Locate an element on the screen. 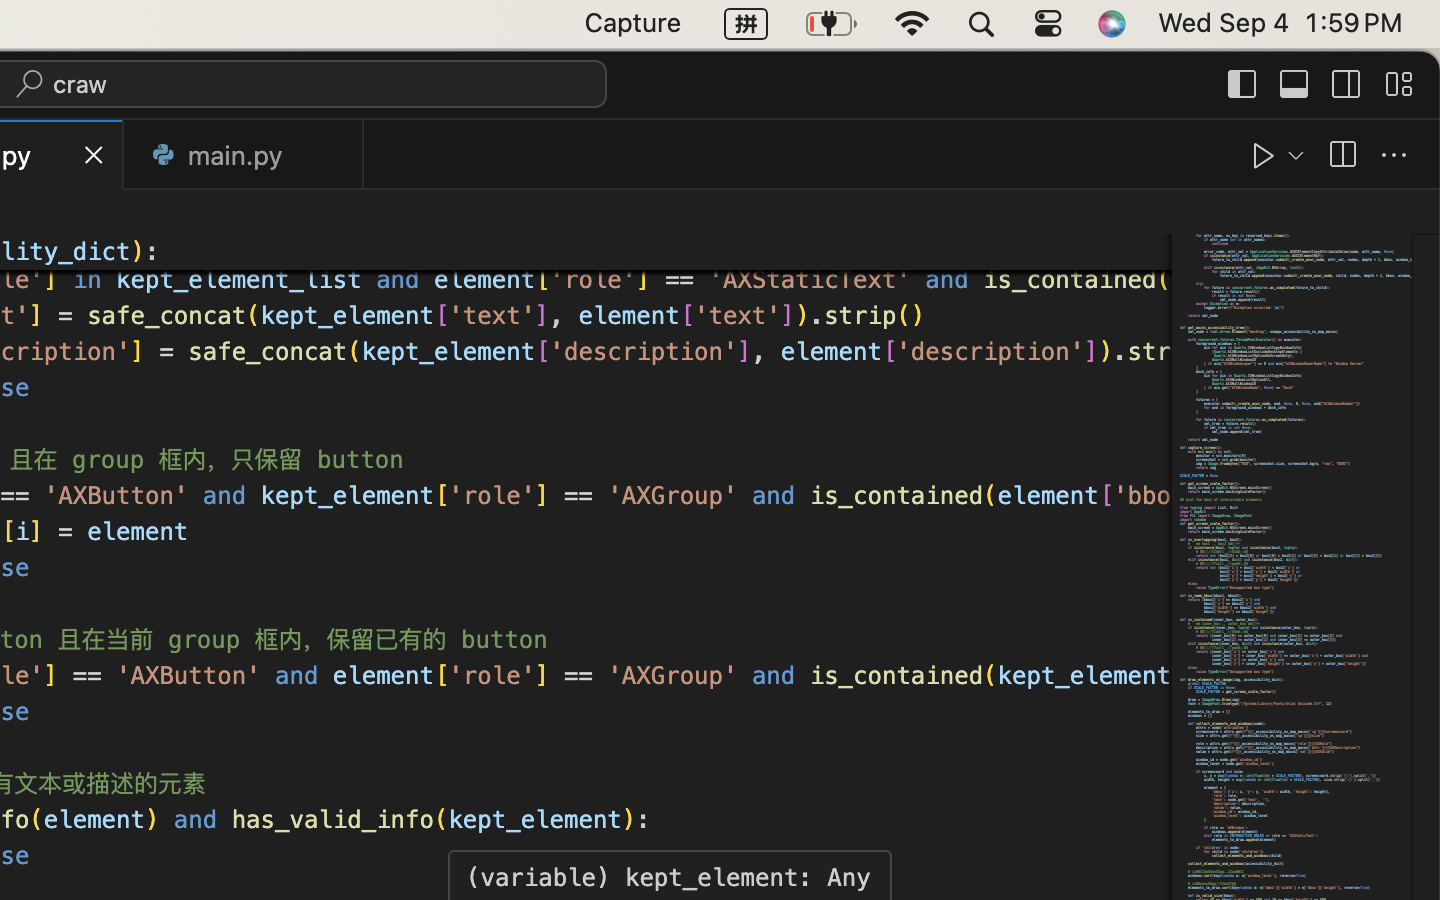 The height and width of the screenshot is (900, 1440). '' is located at coordinates (1340, 155).